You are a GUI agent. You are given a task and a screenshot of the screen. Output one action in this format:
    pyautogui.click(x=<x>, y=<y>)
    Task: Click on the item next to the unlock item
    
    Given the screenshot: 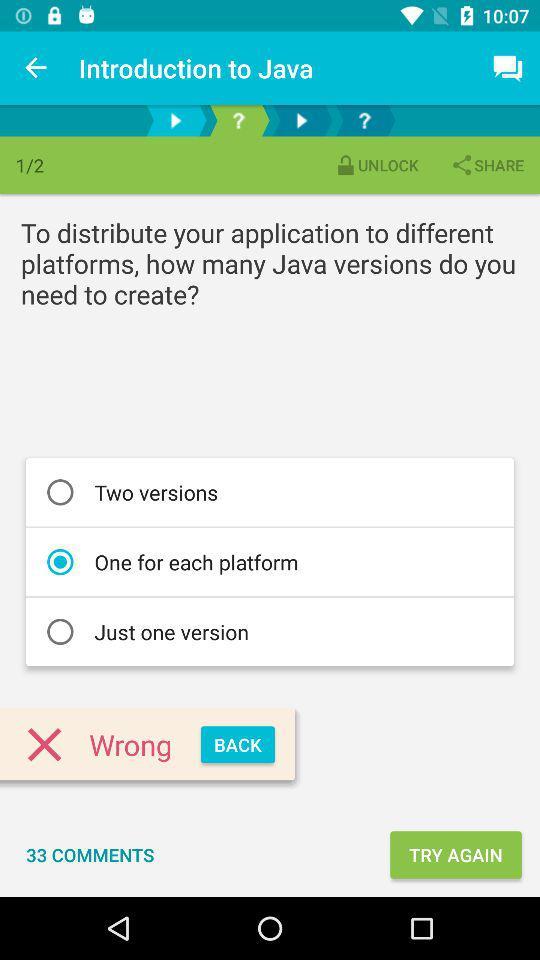 What is the action you would take?
    pyautogui.click(x=486, y=164)
    